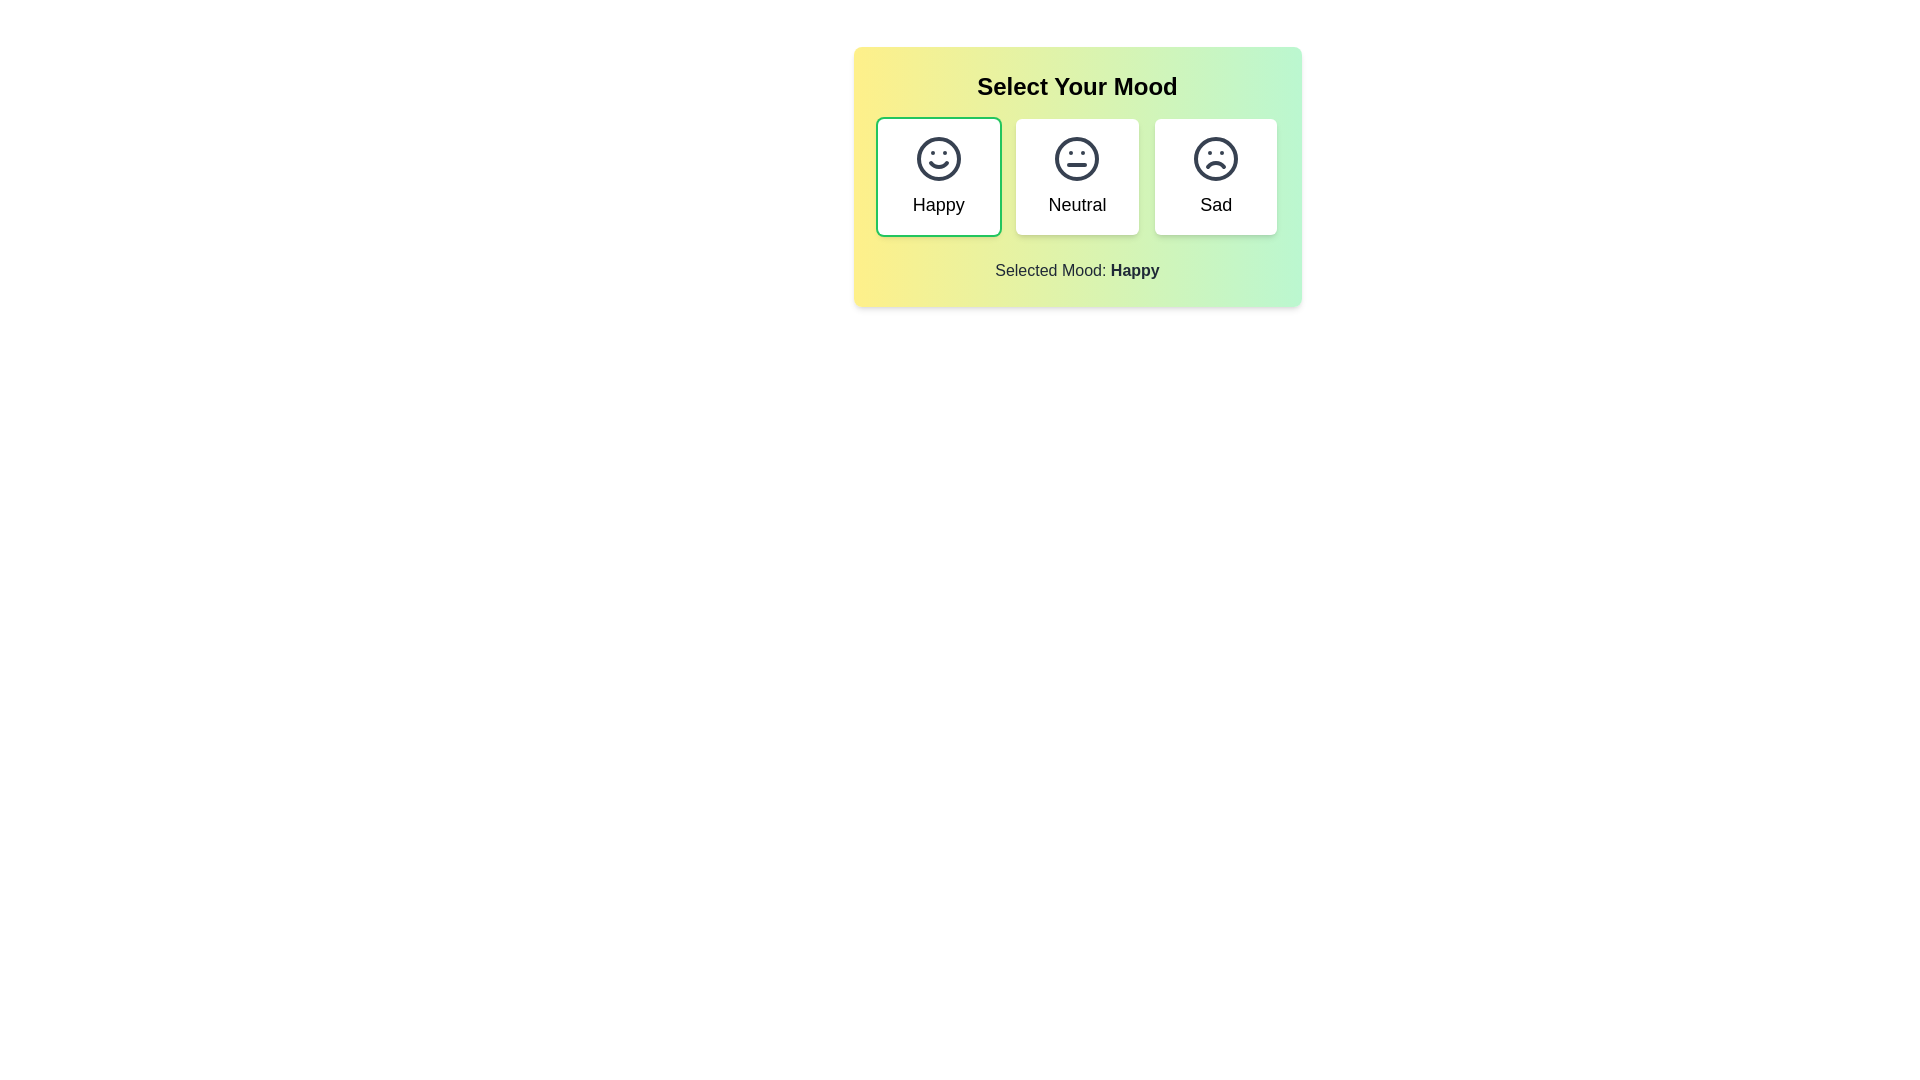 Image resolution: width=1920 pixels, height=1080 pixels. What do you see at coordinates (937, 157) in the screenshot?
I see `the decorative circle representing the 'Happy' mood in the 'Select Your Mood' interface` at bounding box center [937, 157].